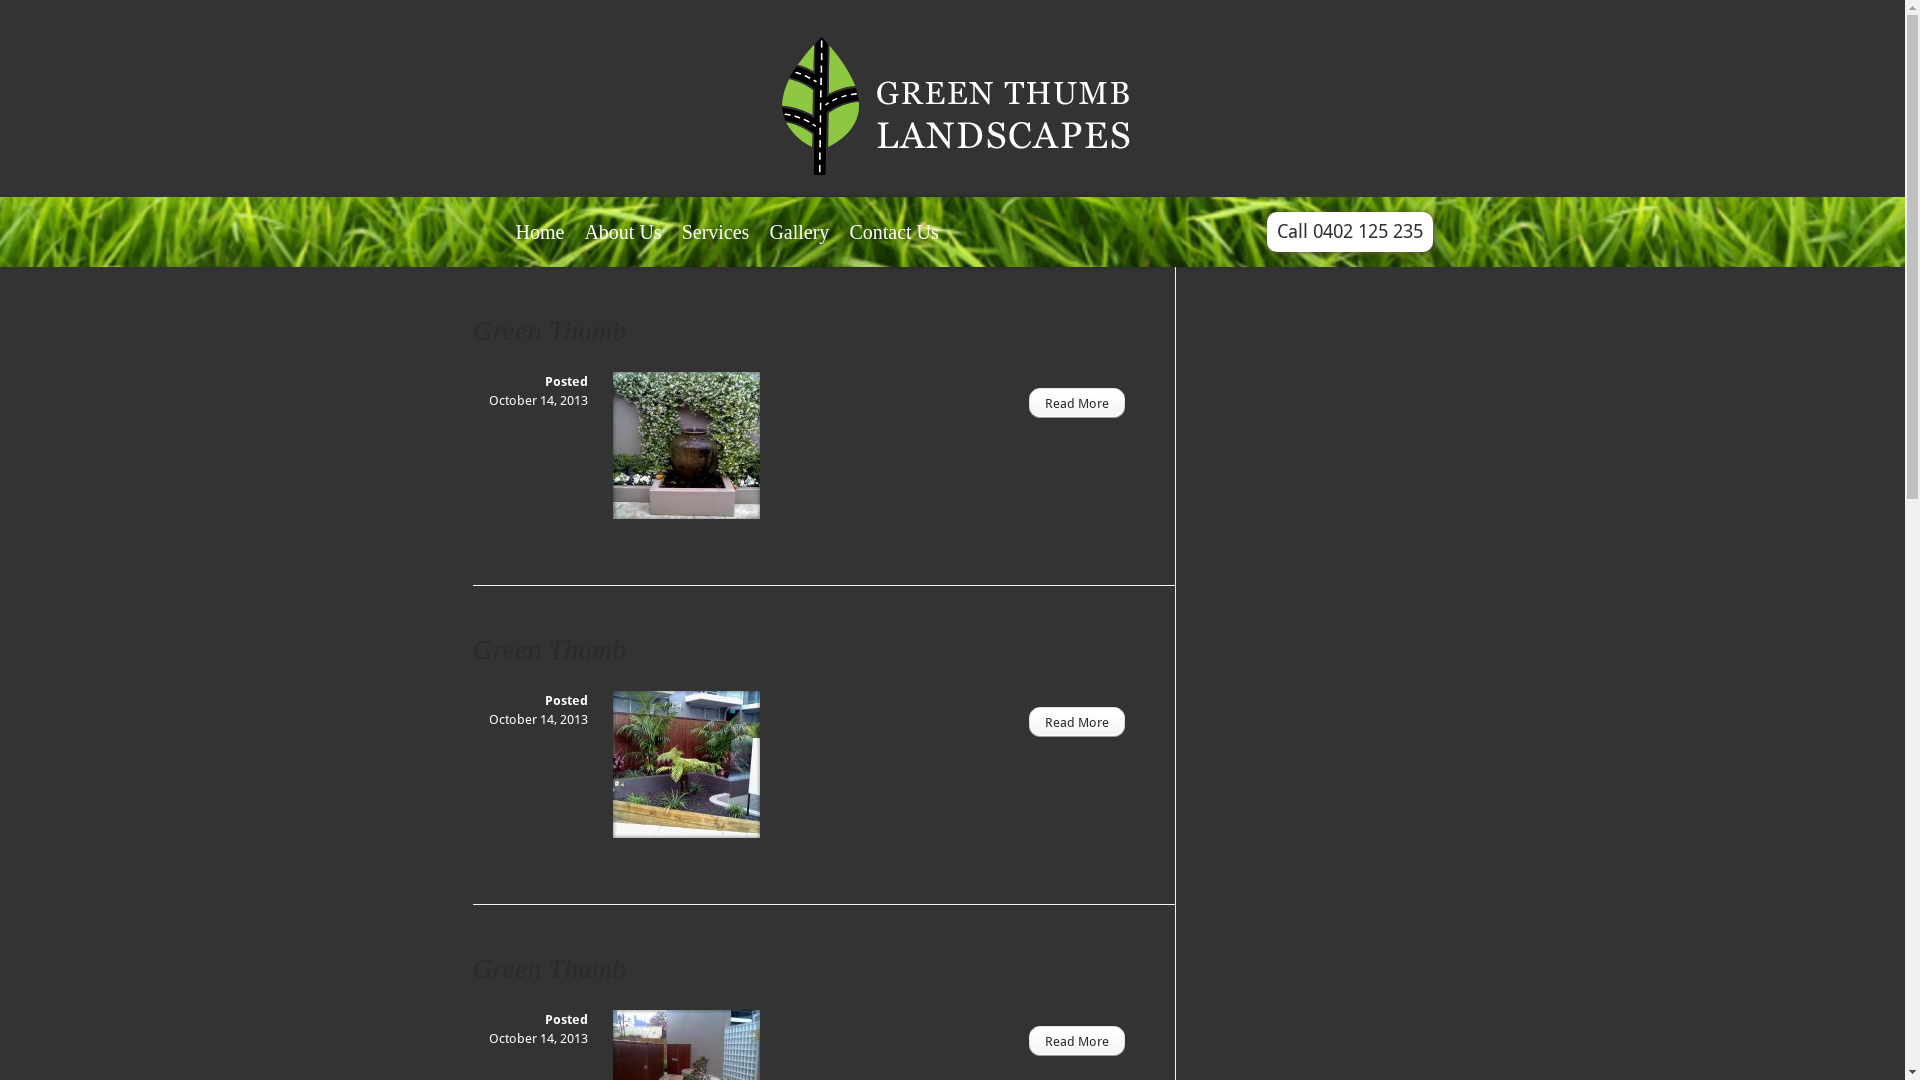 The height and width of the screenshot is (1080, 1920). What do you see at coordinates (1074, 402) in the screenshot?
I see `'Read More'` at bounding box center [1074, 402].